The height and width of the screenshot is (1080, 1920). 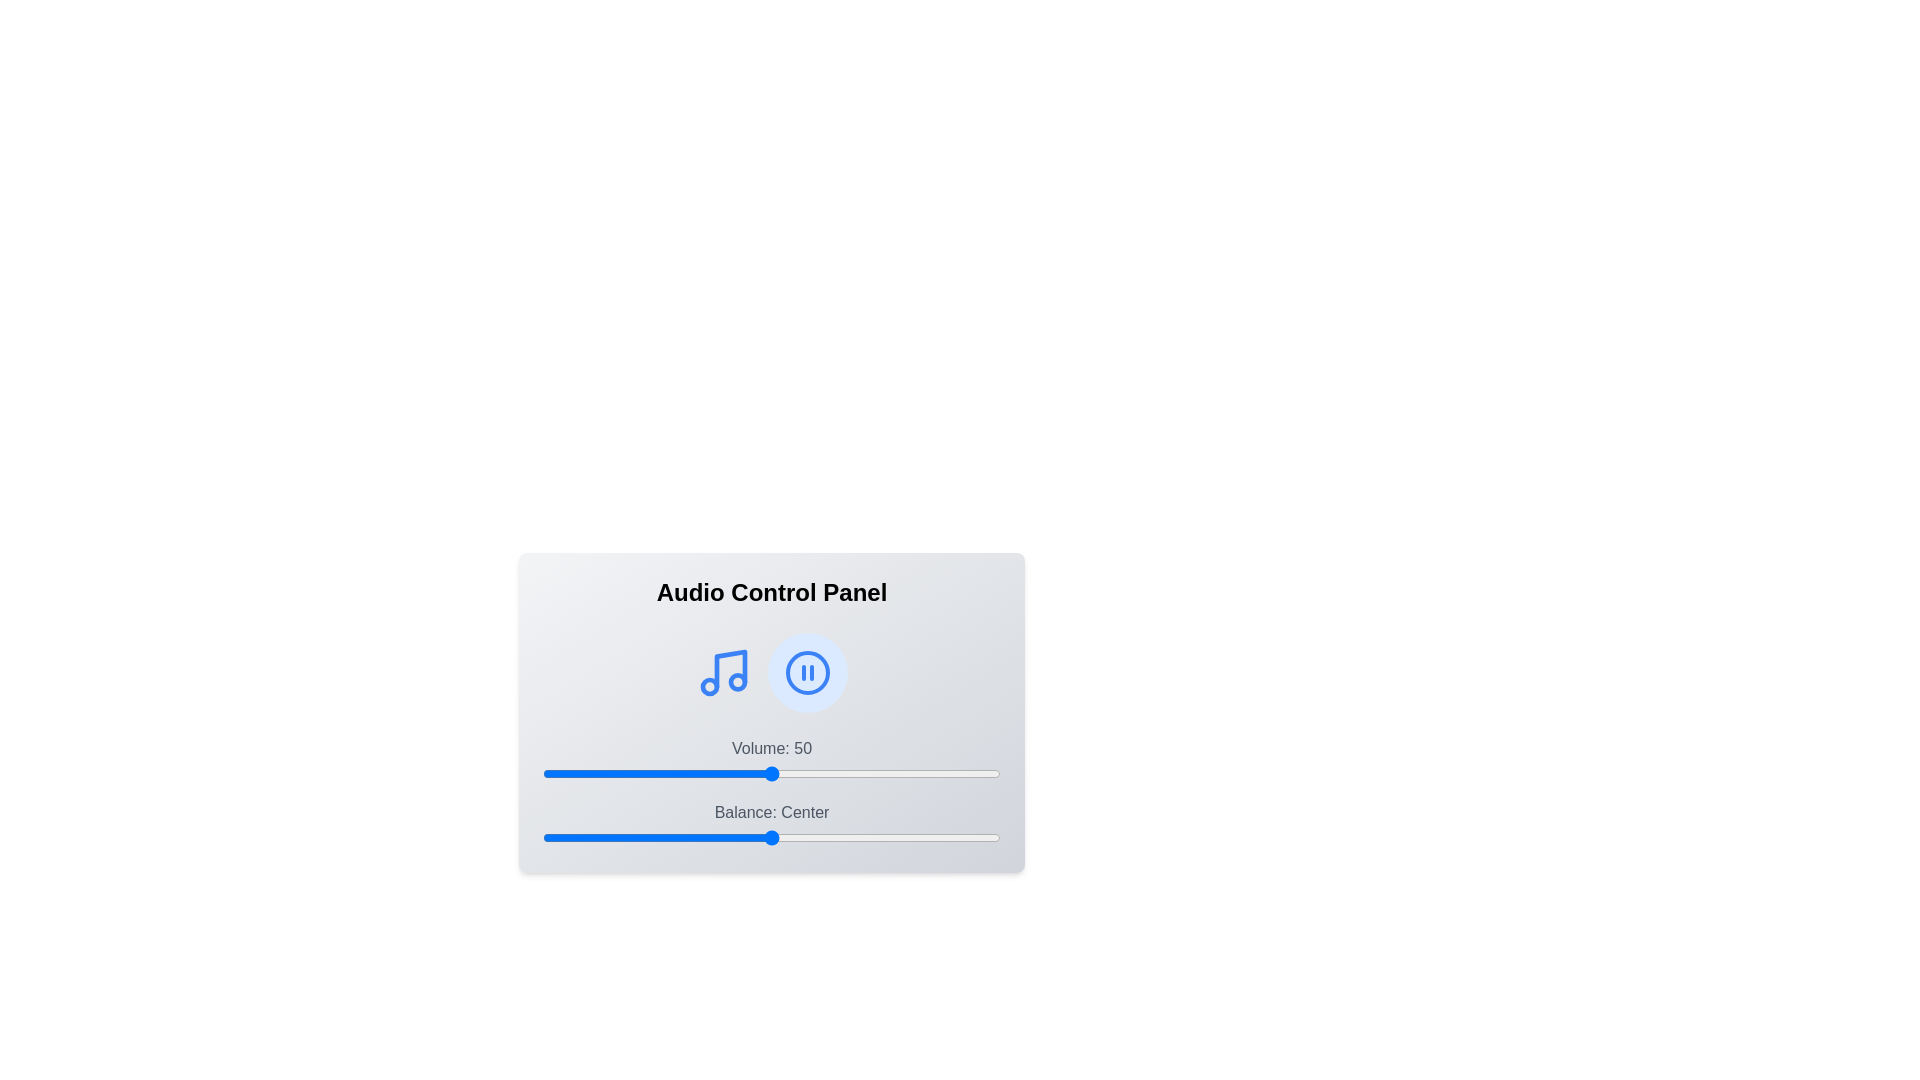 I want to click on the sliders on the Audio Control Panel, so click(x=771, y=712).